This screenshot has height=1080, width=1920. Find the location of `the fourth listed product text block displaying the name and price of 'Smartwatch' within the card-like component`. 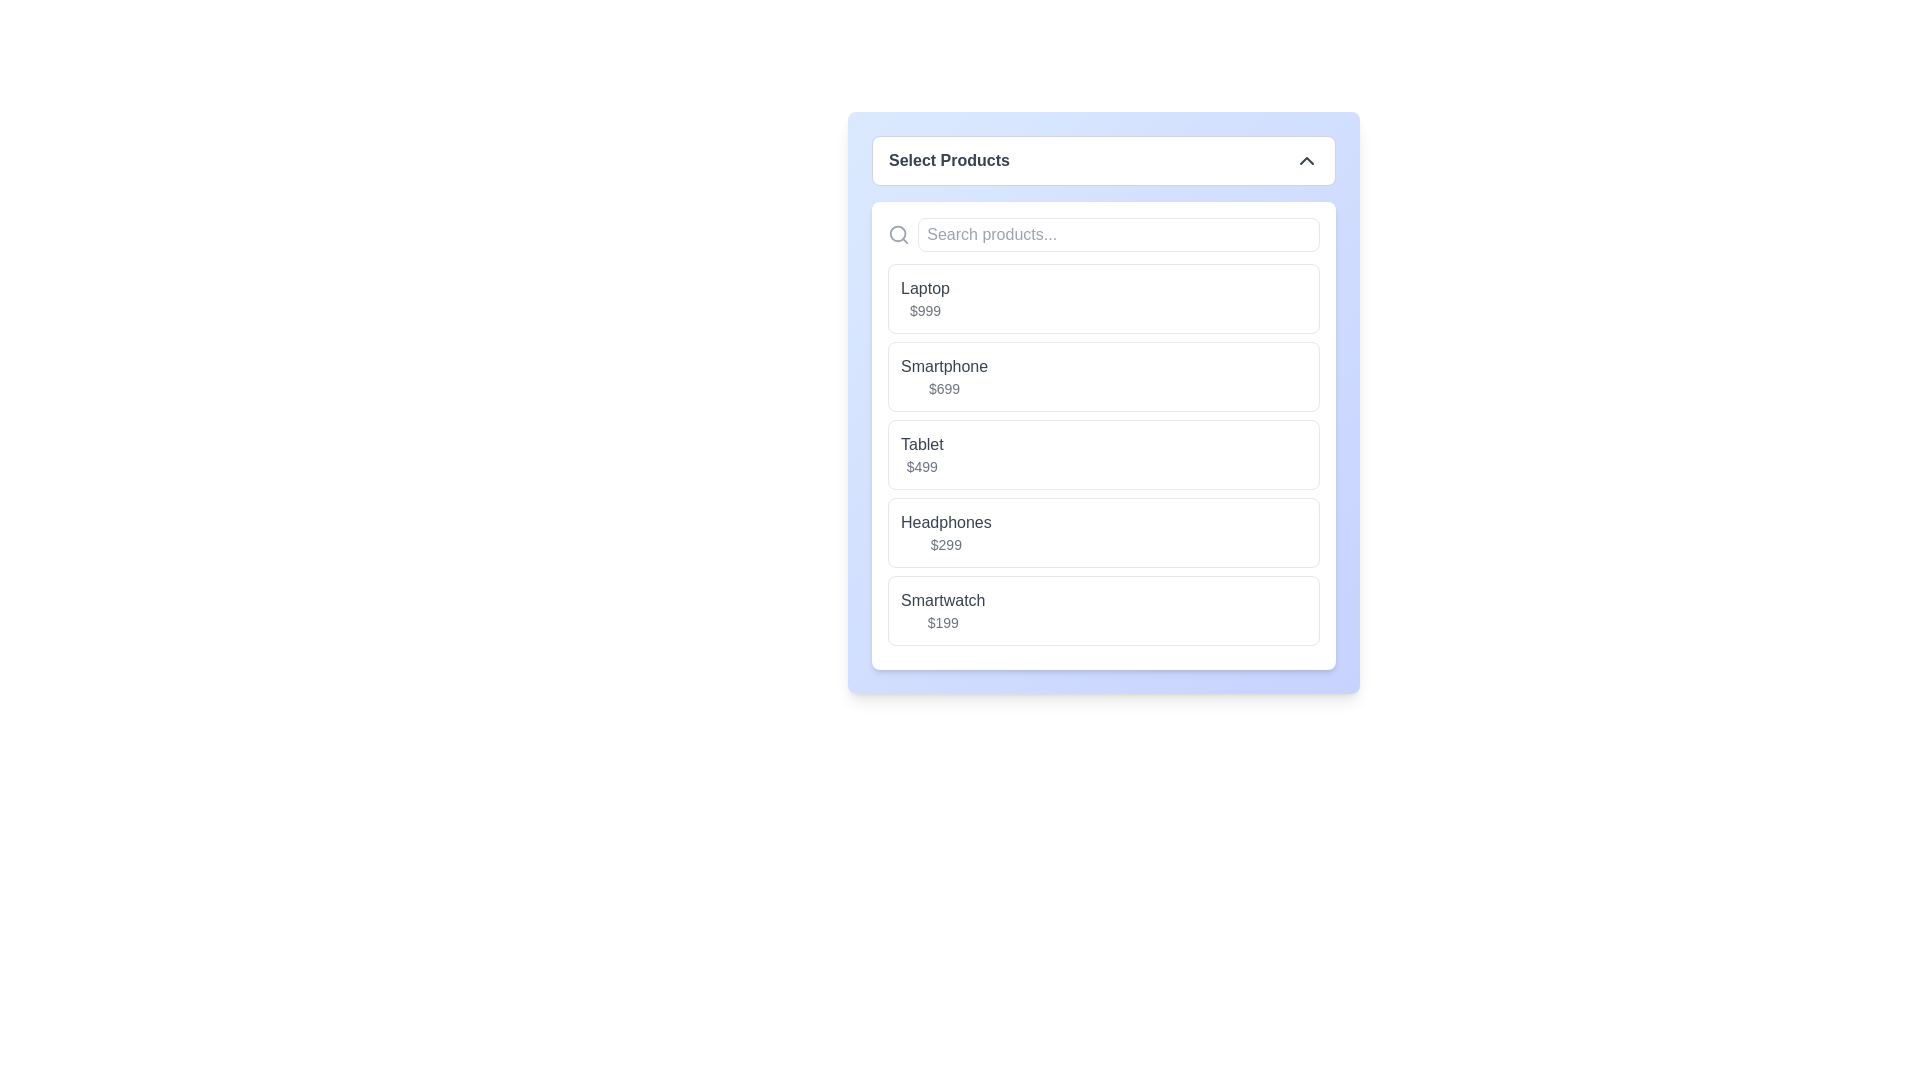

the fourth listed product text block displaying the name and price of 'Smartwatch' within the card-like component is located at coordinates (942, 609).